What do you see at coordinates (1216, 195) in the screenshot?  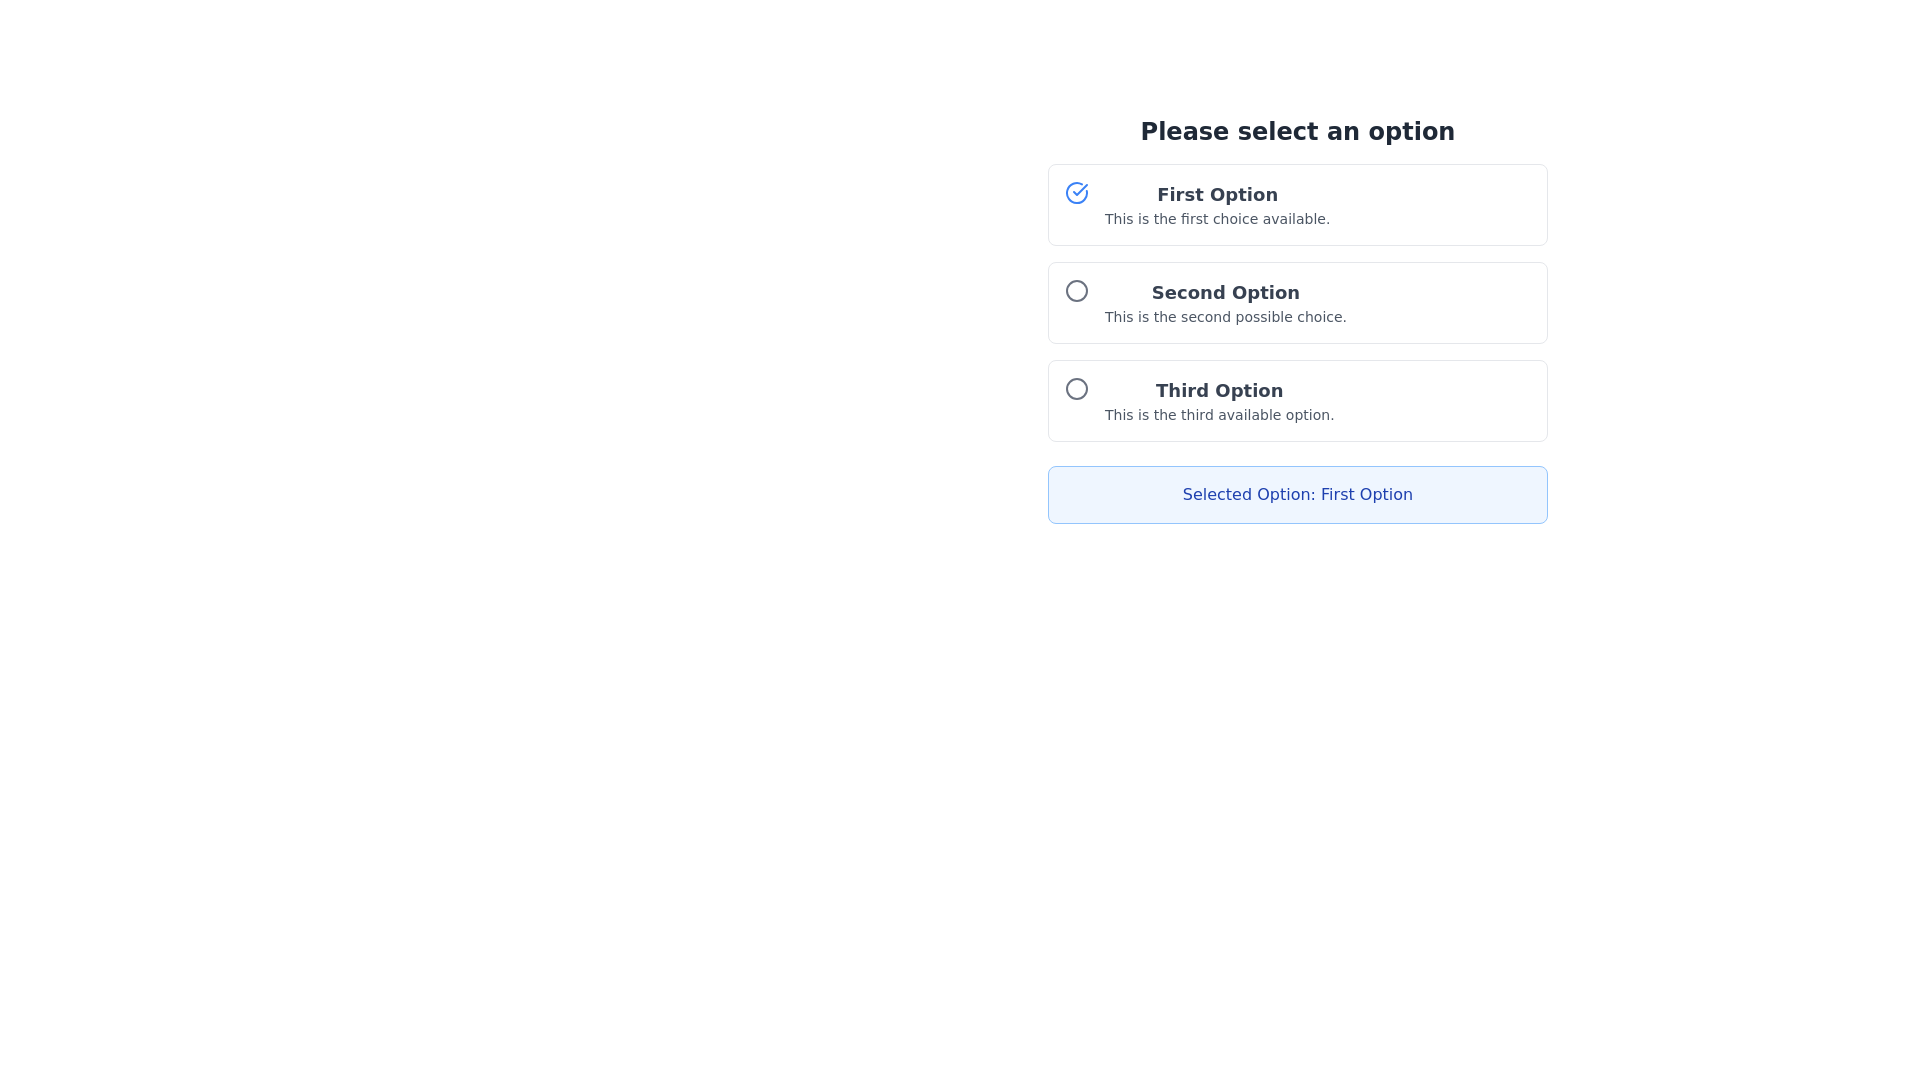 I see `the bold text element displaying 'First Option' located at the top of the selectable list of options` at bounding box center [1216, 195].